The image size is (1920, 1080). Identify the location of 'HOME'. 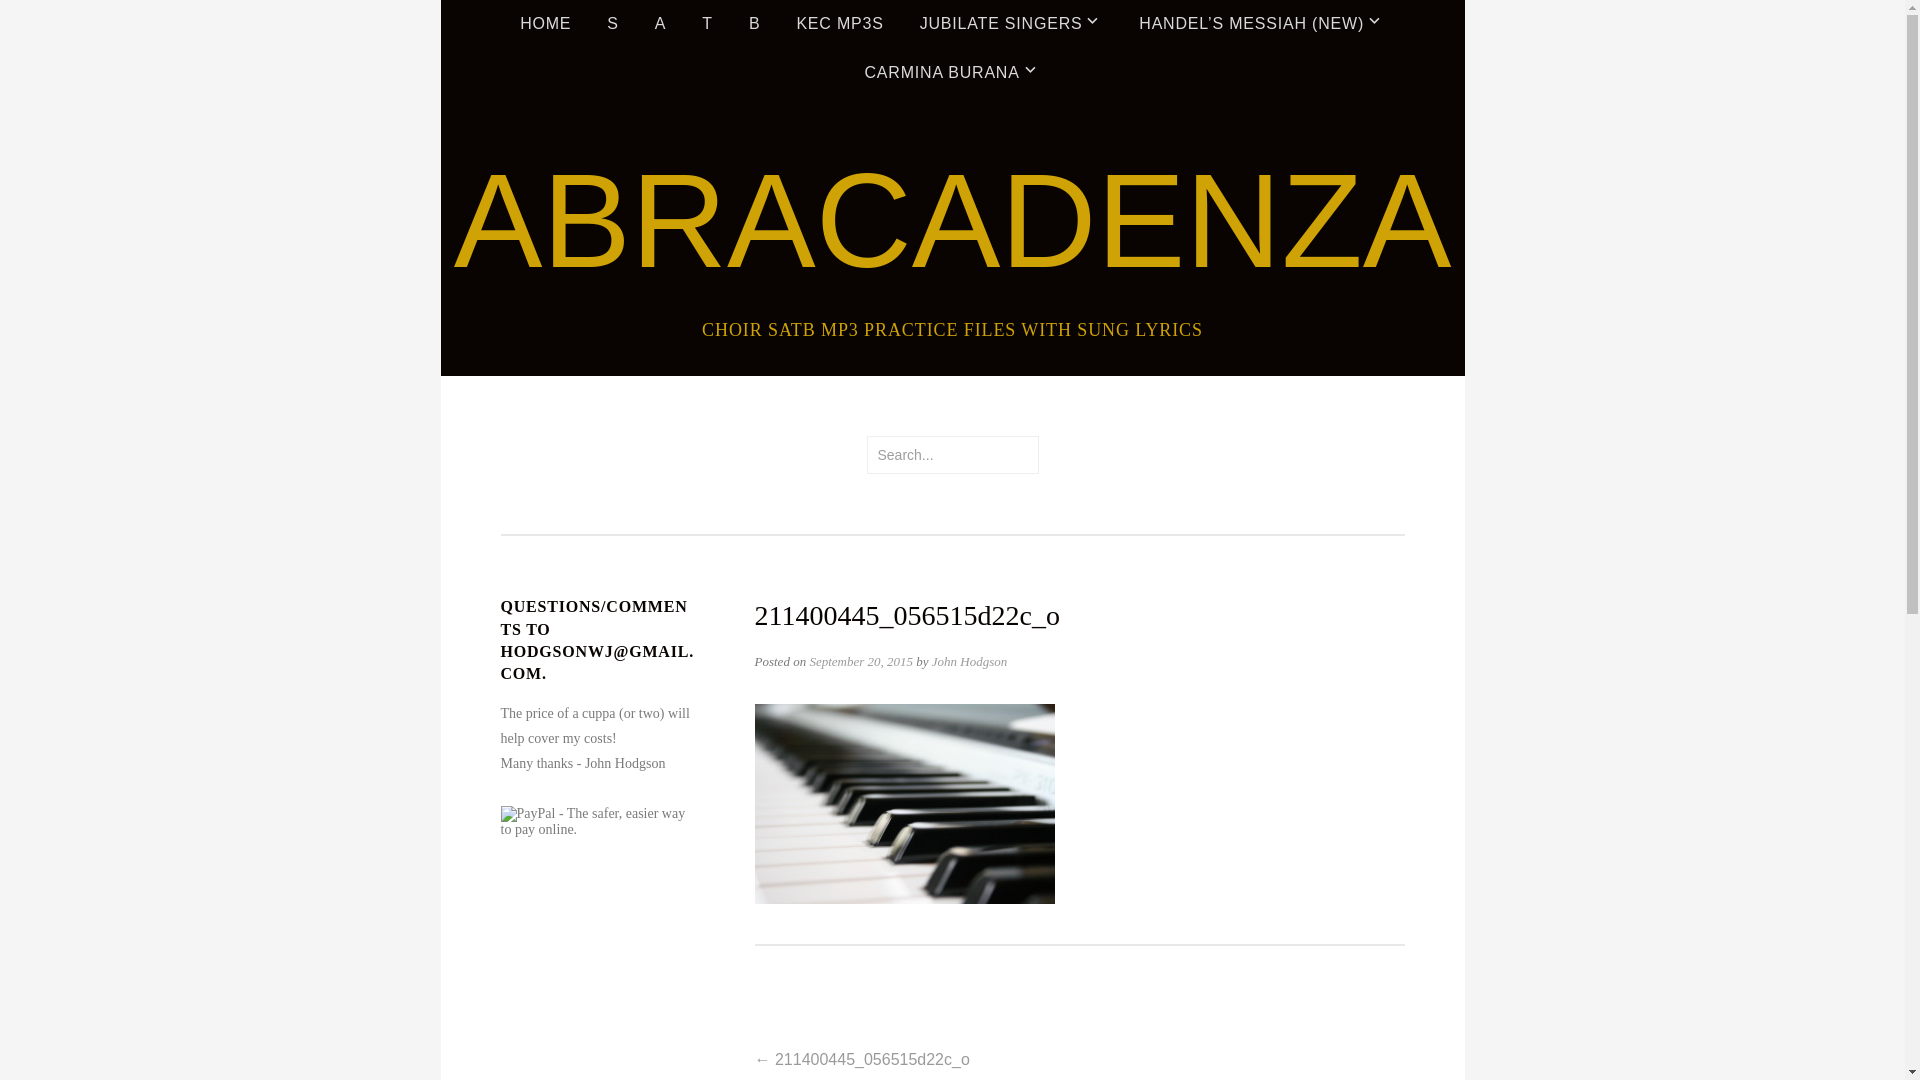
(545, 24).